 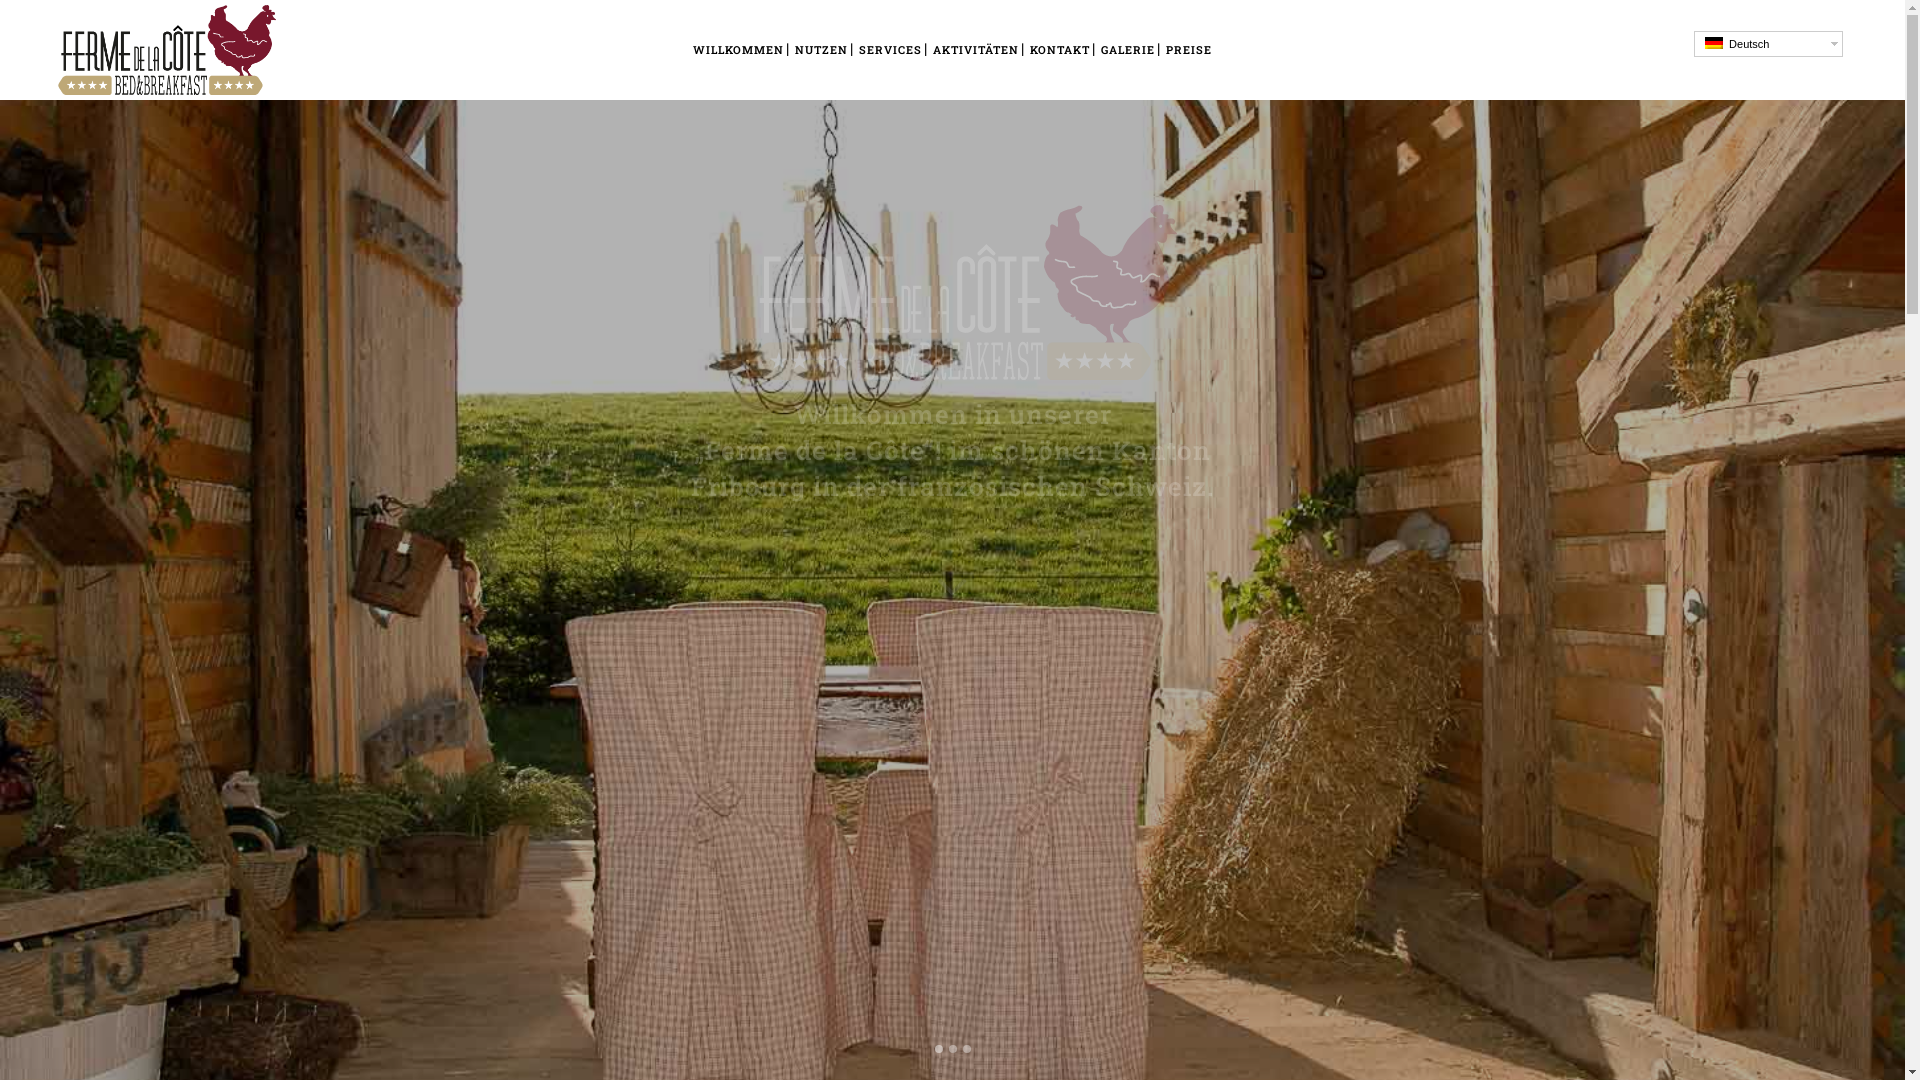 What do you see at coordinates (889, 49) in the screenshot?
I see `'SERVICES'` at bounding box center [889, 49].